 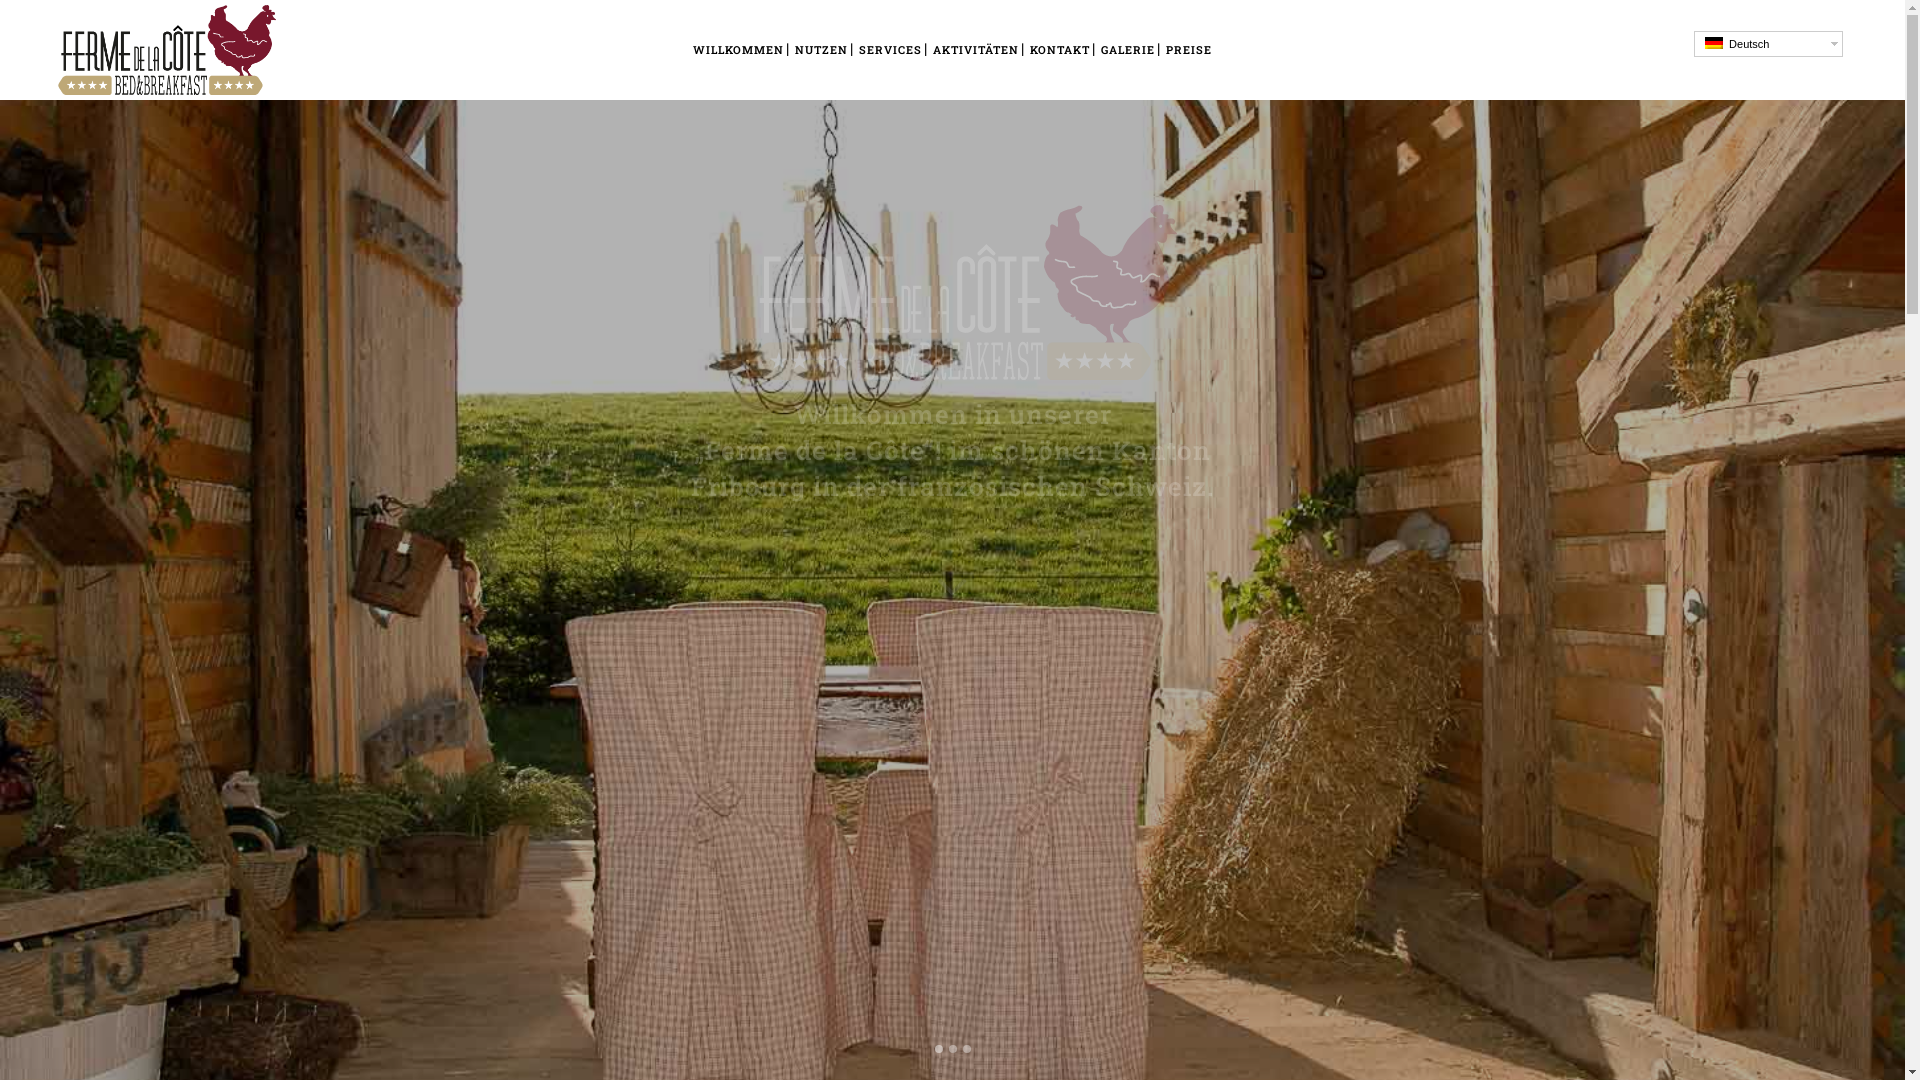 What do you see at coordinates (889, 49) in the screenshot?
I see `'SERVICES'` at bounding box center [889, 49].